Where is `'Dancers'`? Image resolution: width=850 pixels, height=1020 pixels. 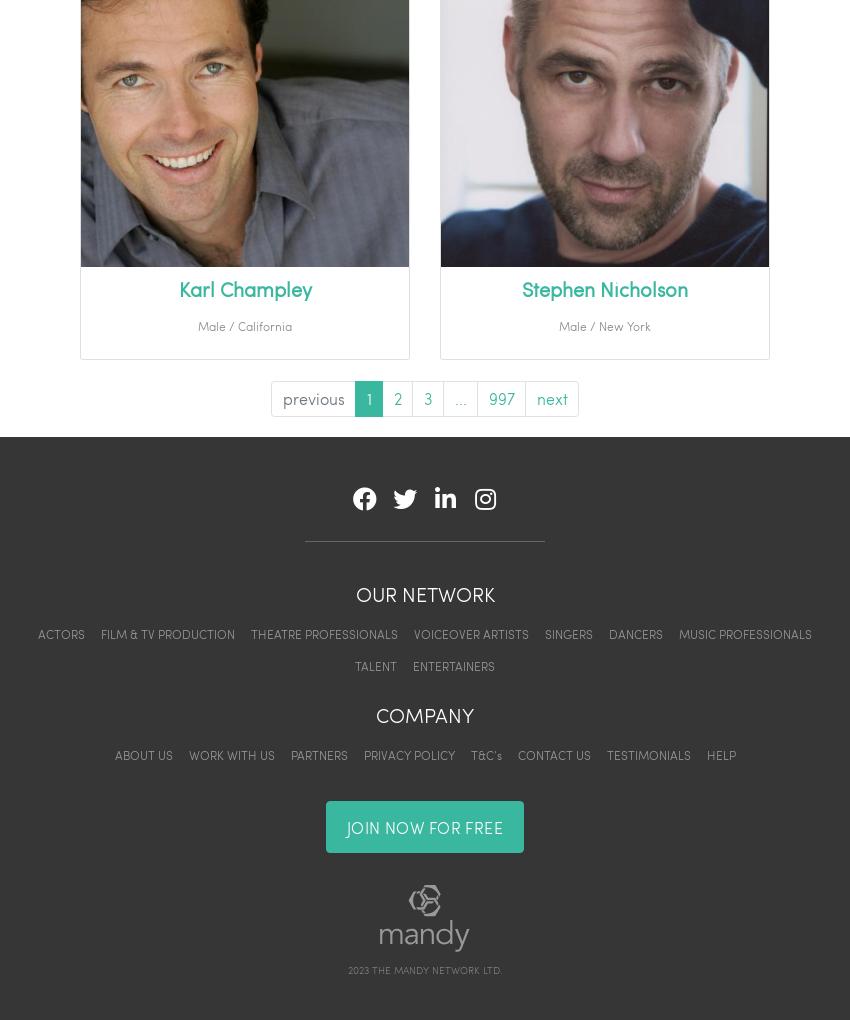
'Dancers' is located at coordinates (608, 633).